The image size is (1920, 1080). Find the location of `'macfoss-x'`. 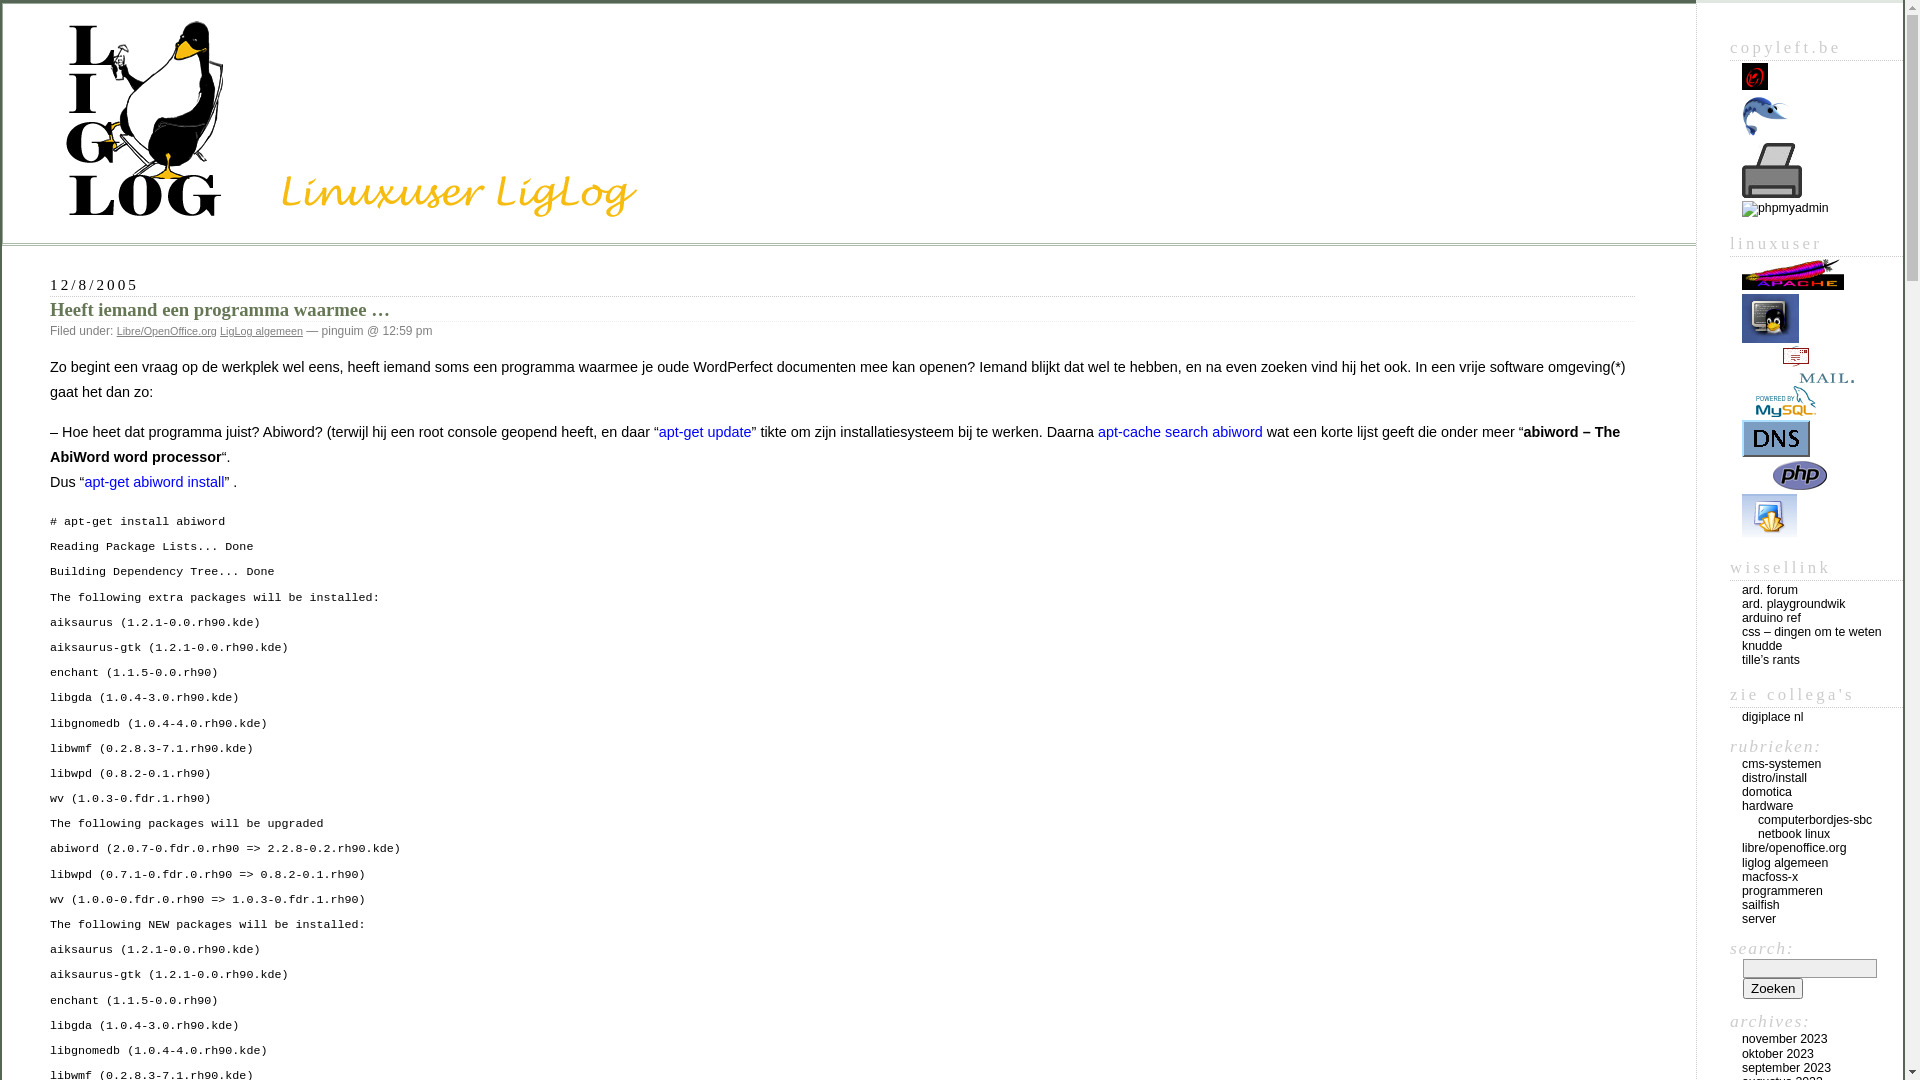

'macfoss-x' is located at coordinates (1770, 875).